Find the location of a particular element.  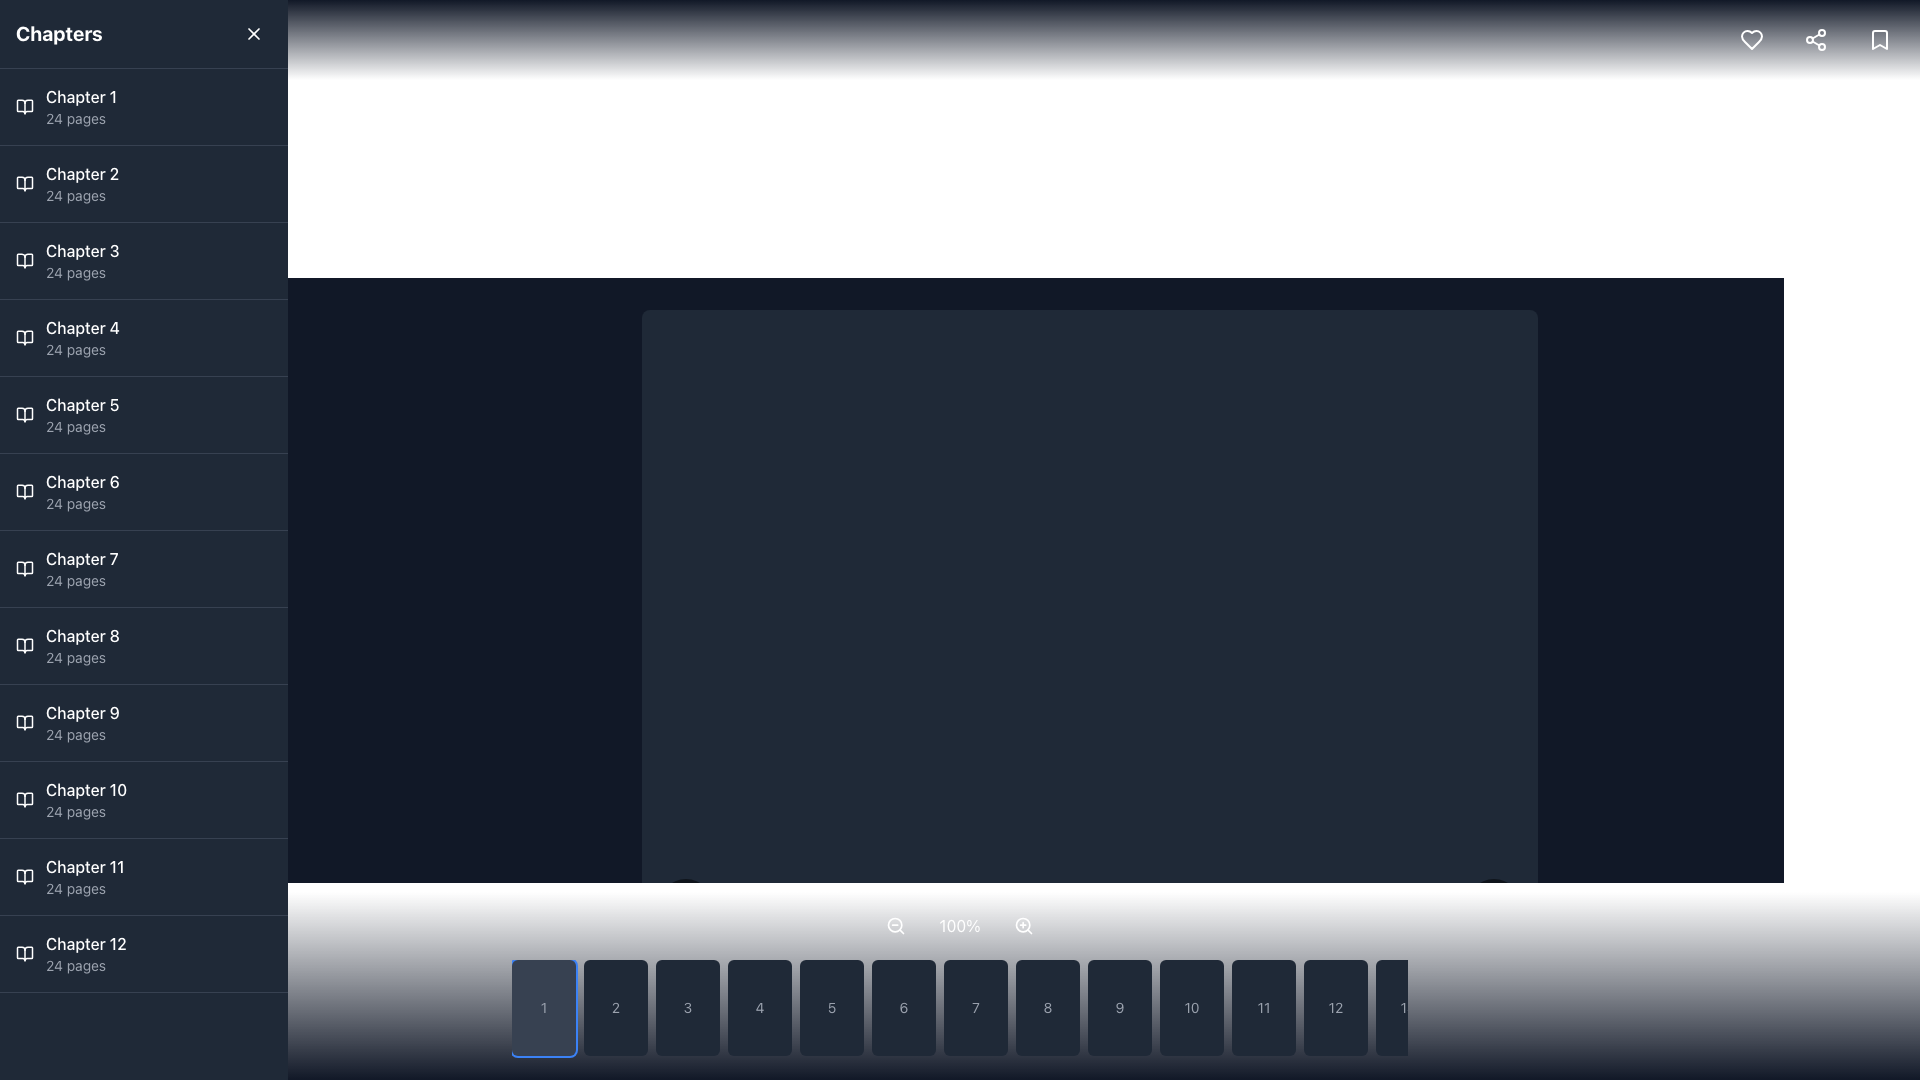

the button labeled '11', which is a rectangular component with rounded corners and a dark gray background is located at coordinates (1262, 1007).